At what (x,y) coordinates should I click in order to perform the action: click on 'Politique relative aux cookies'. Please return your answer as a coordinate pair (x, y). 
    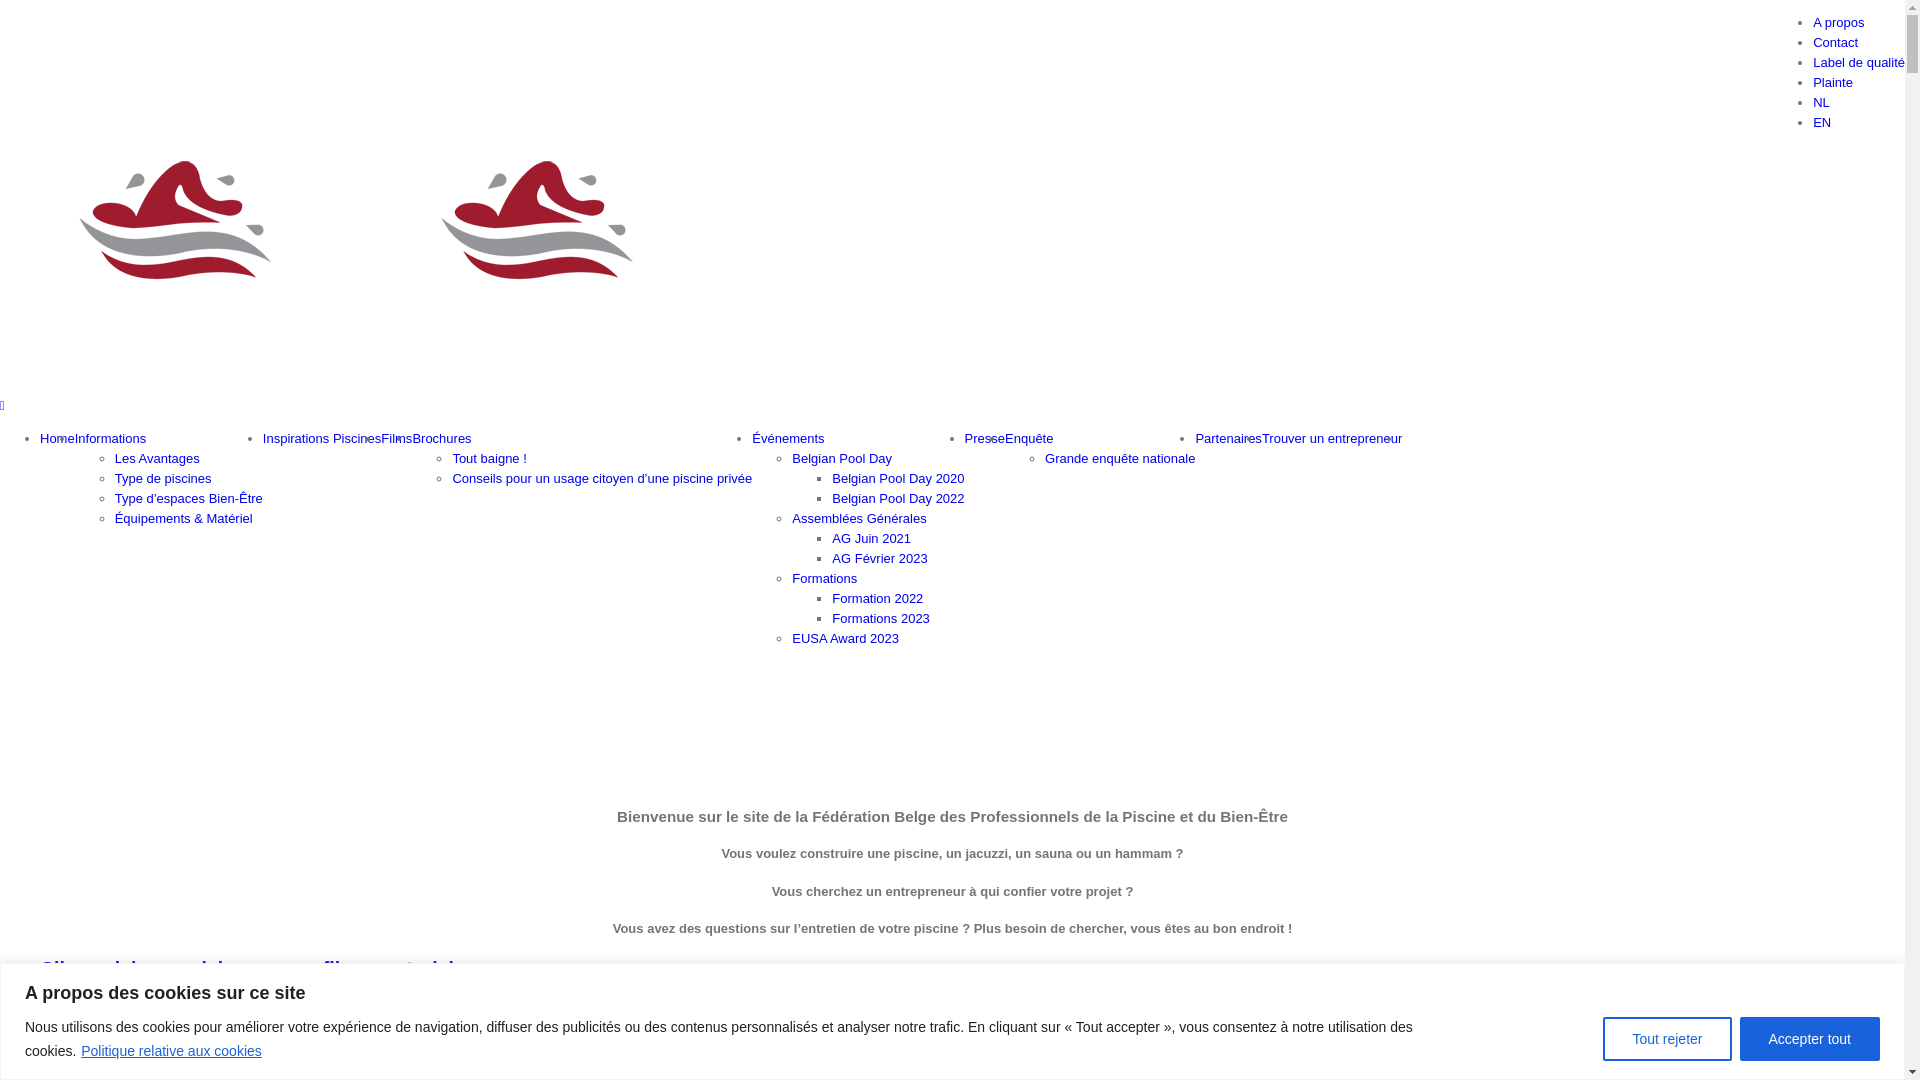
    Looking at the image, I should click on (171, 1049).